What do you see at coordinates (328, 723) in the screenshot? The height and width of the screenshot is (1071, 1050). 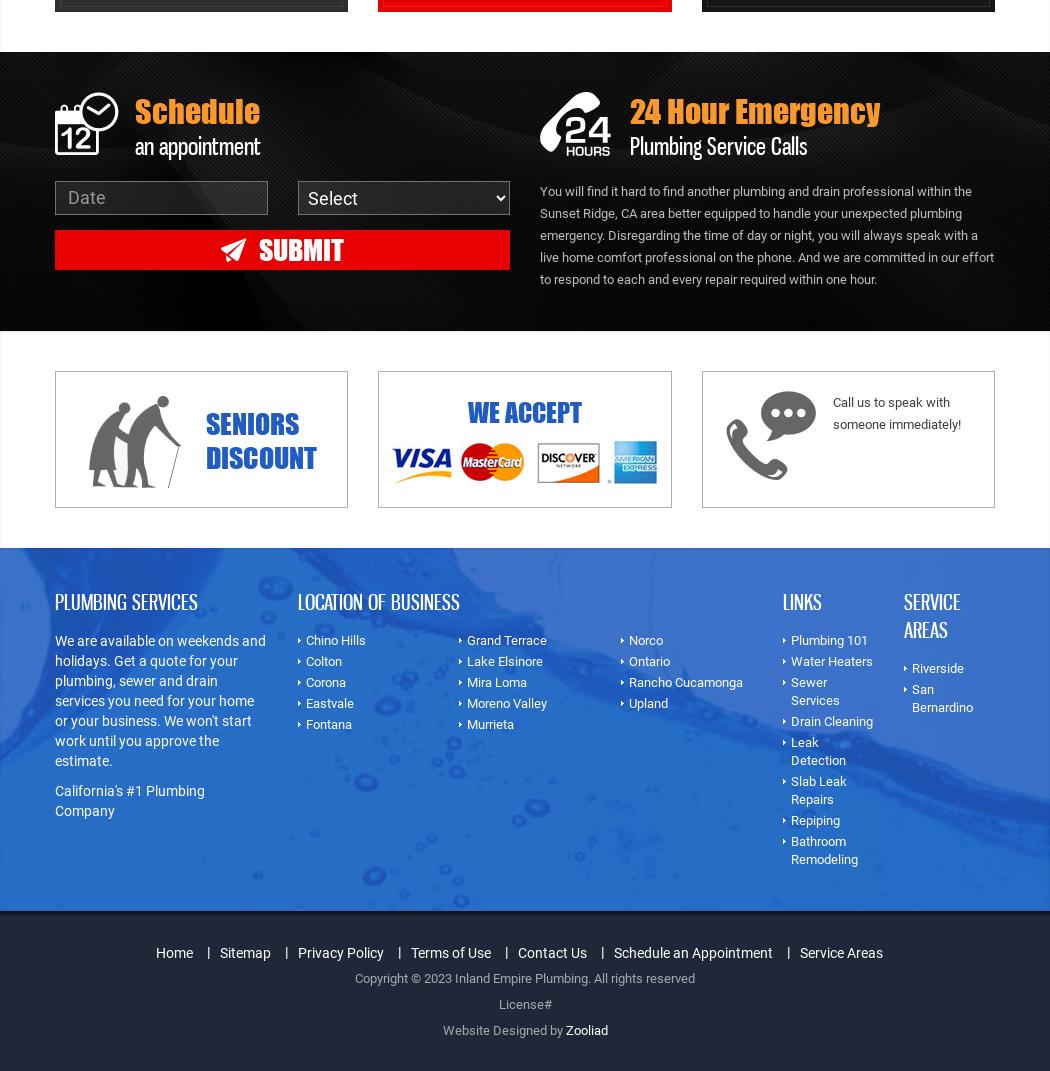 I see `'Fontana'` at bounding box center [328, 723].